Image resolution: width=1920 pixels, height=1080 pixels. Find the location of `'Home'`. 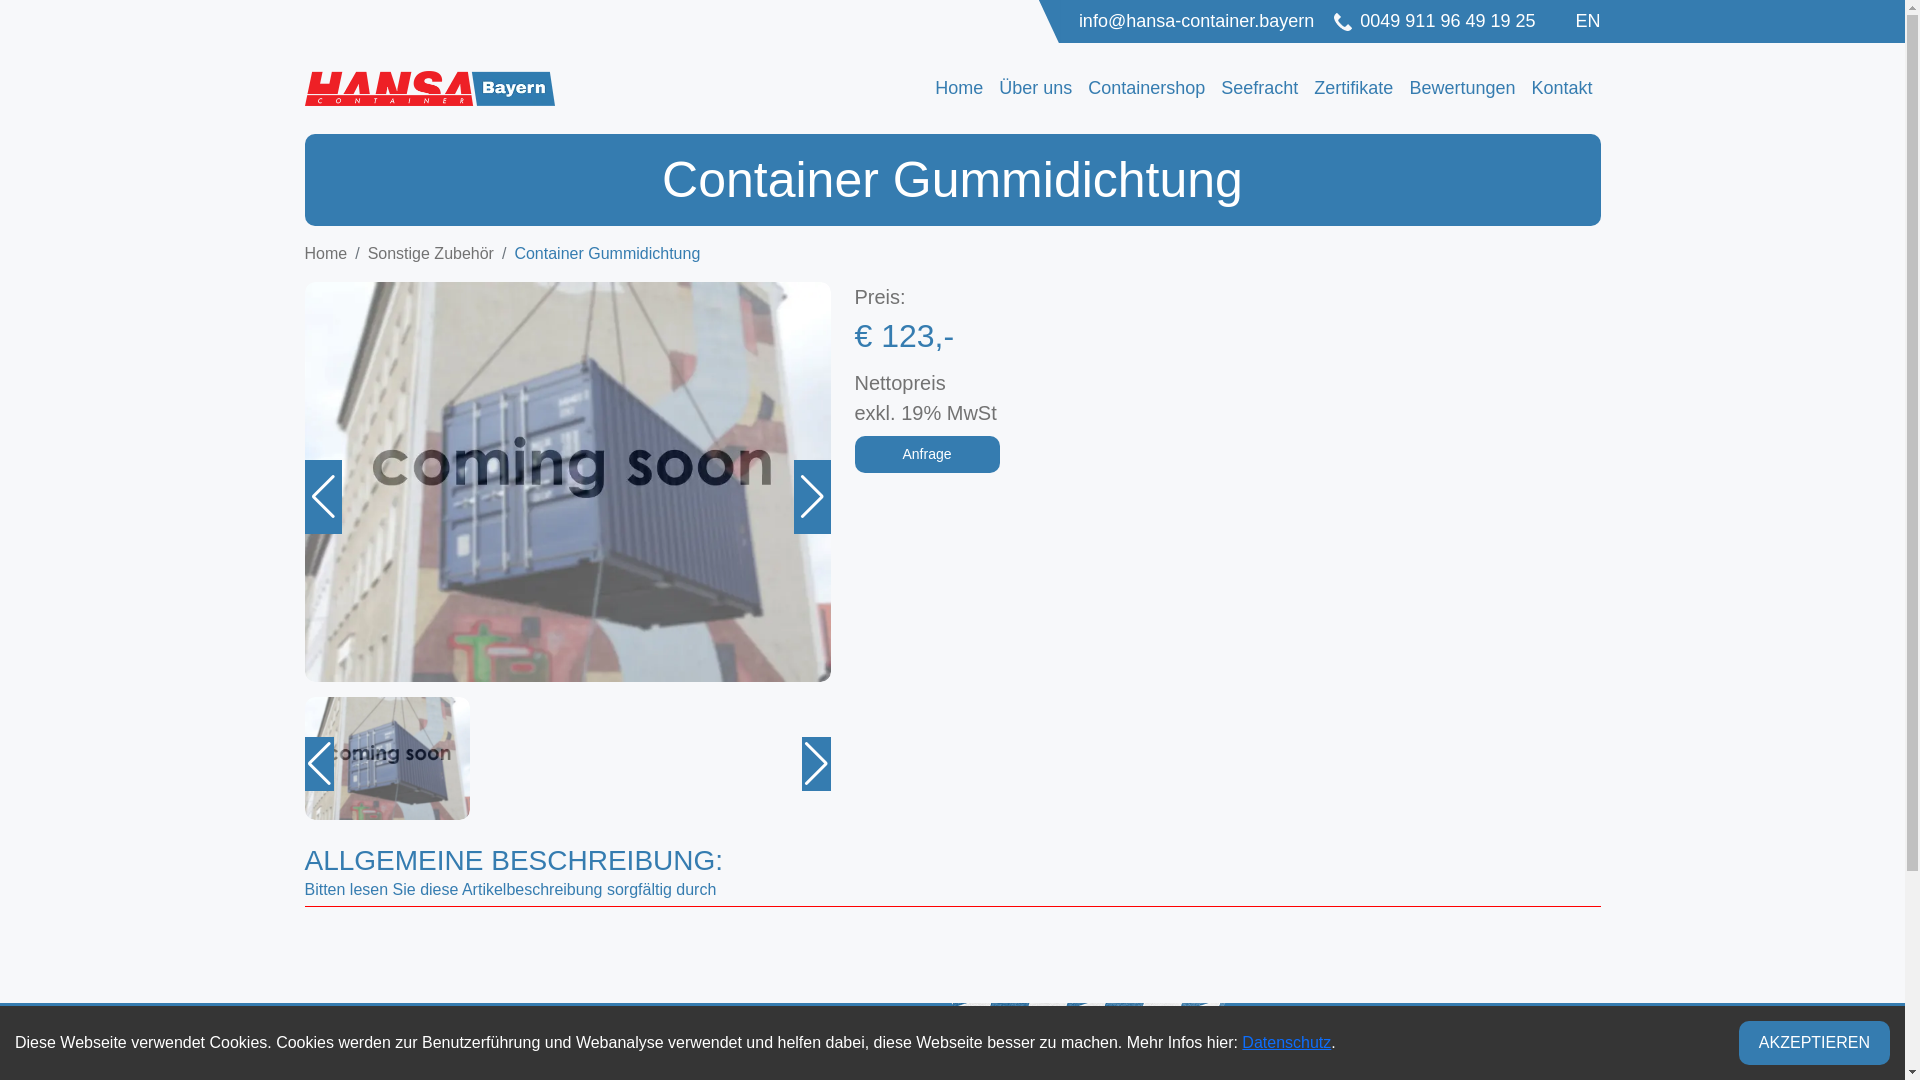

'Home' is located at coordinates (302, 252).